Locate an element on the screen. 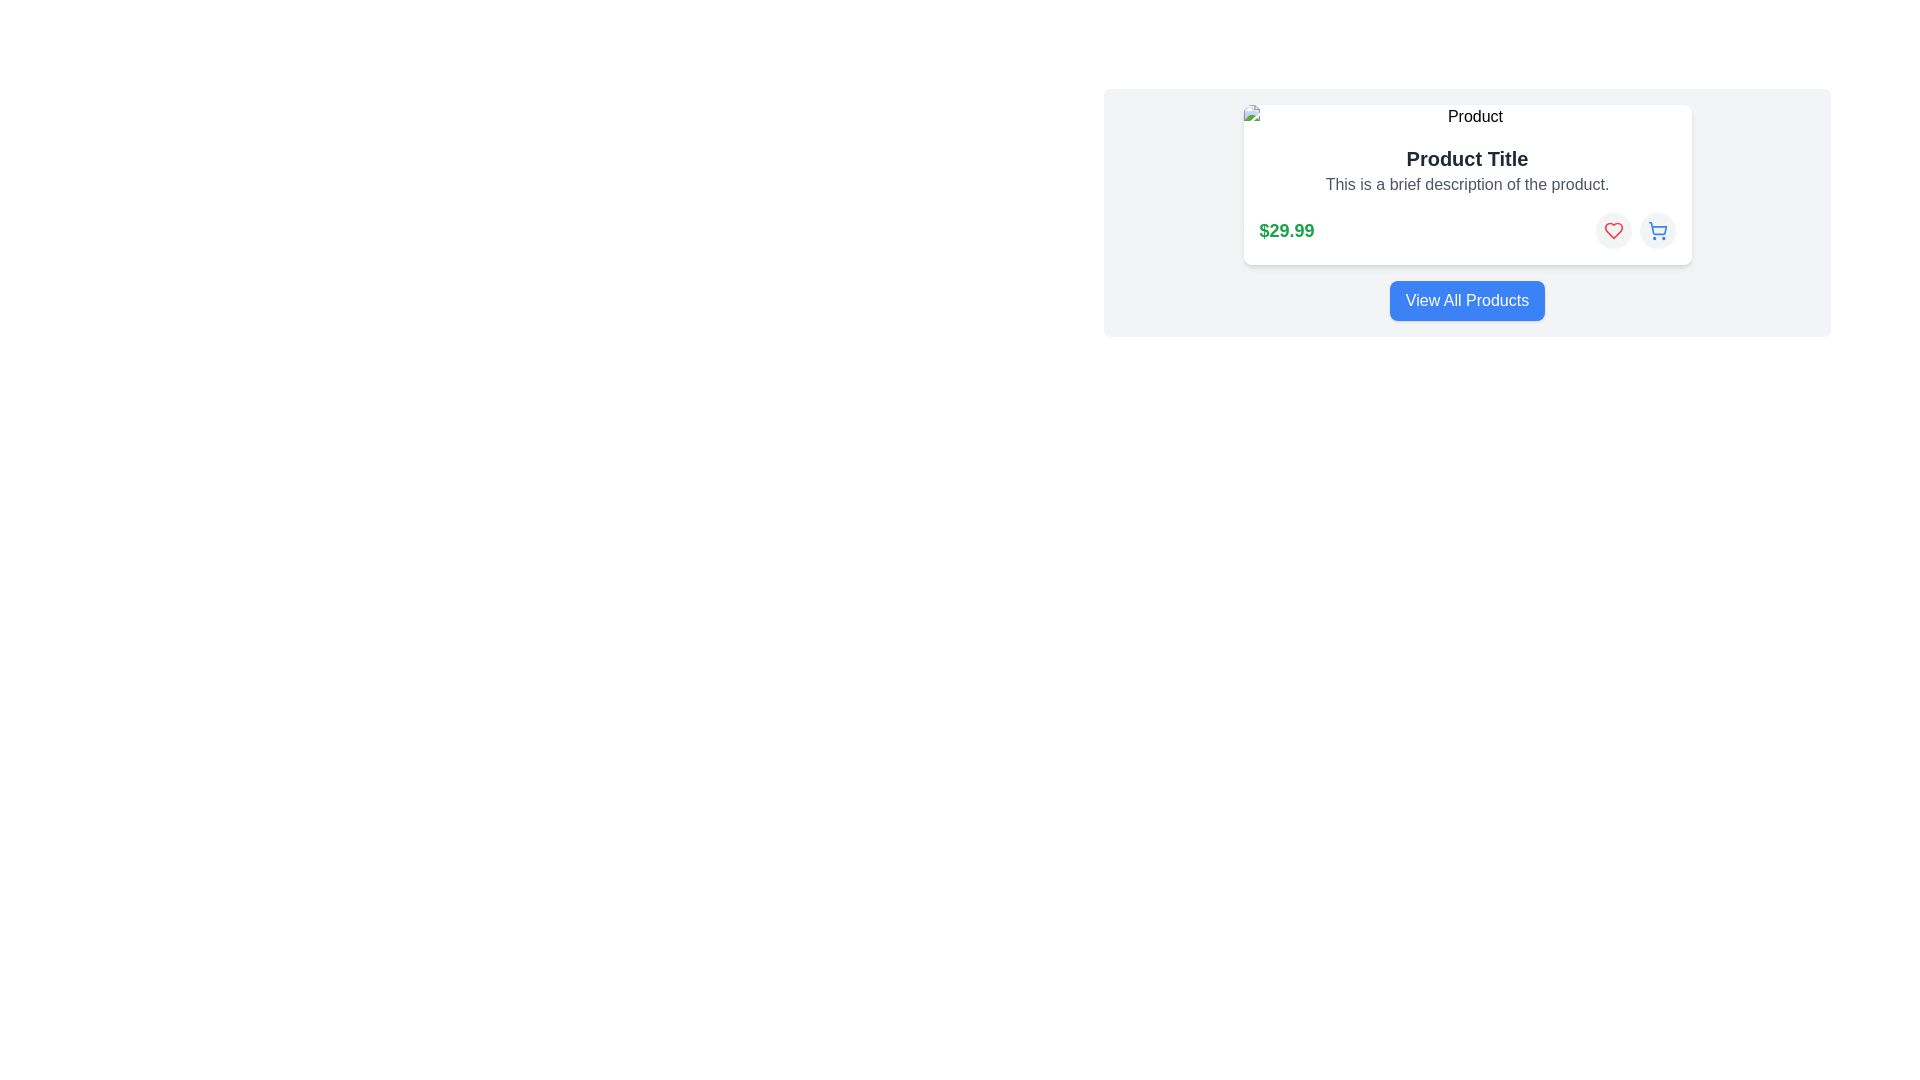 The height and width of the screenshot is (1080, 1920). the button located at the bottom center of the product card to observe any hover effects is located at coordinates (1467, 300).